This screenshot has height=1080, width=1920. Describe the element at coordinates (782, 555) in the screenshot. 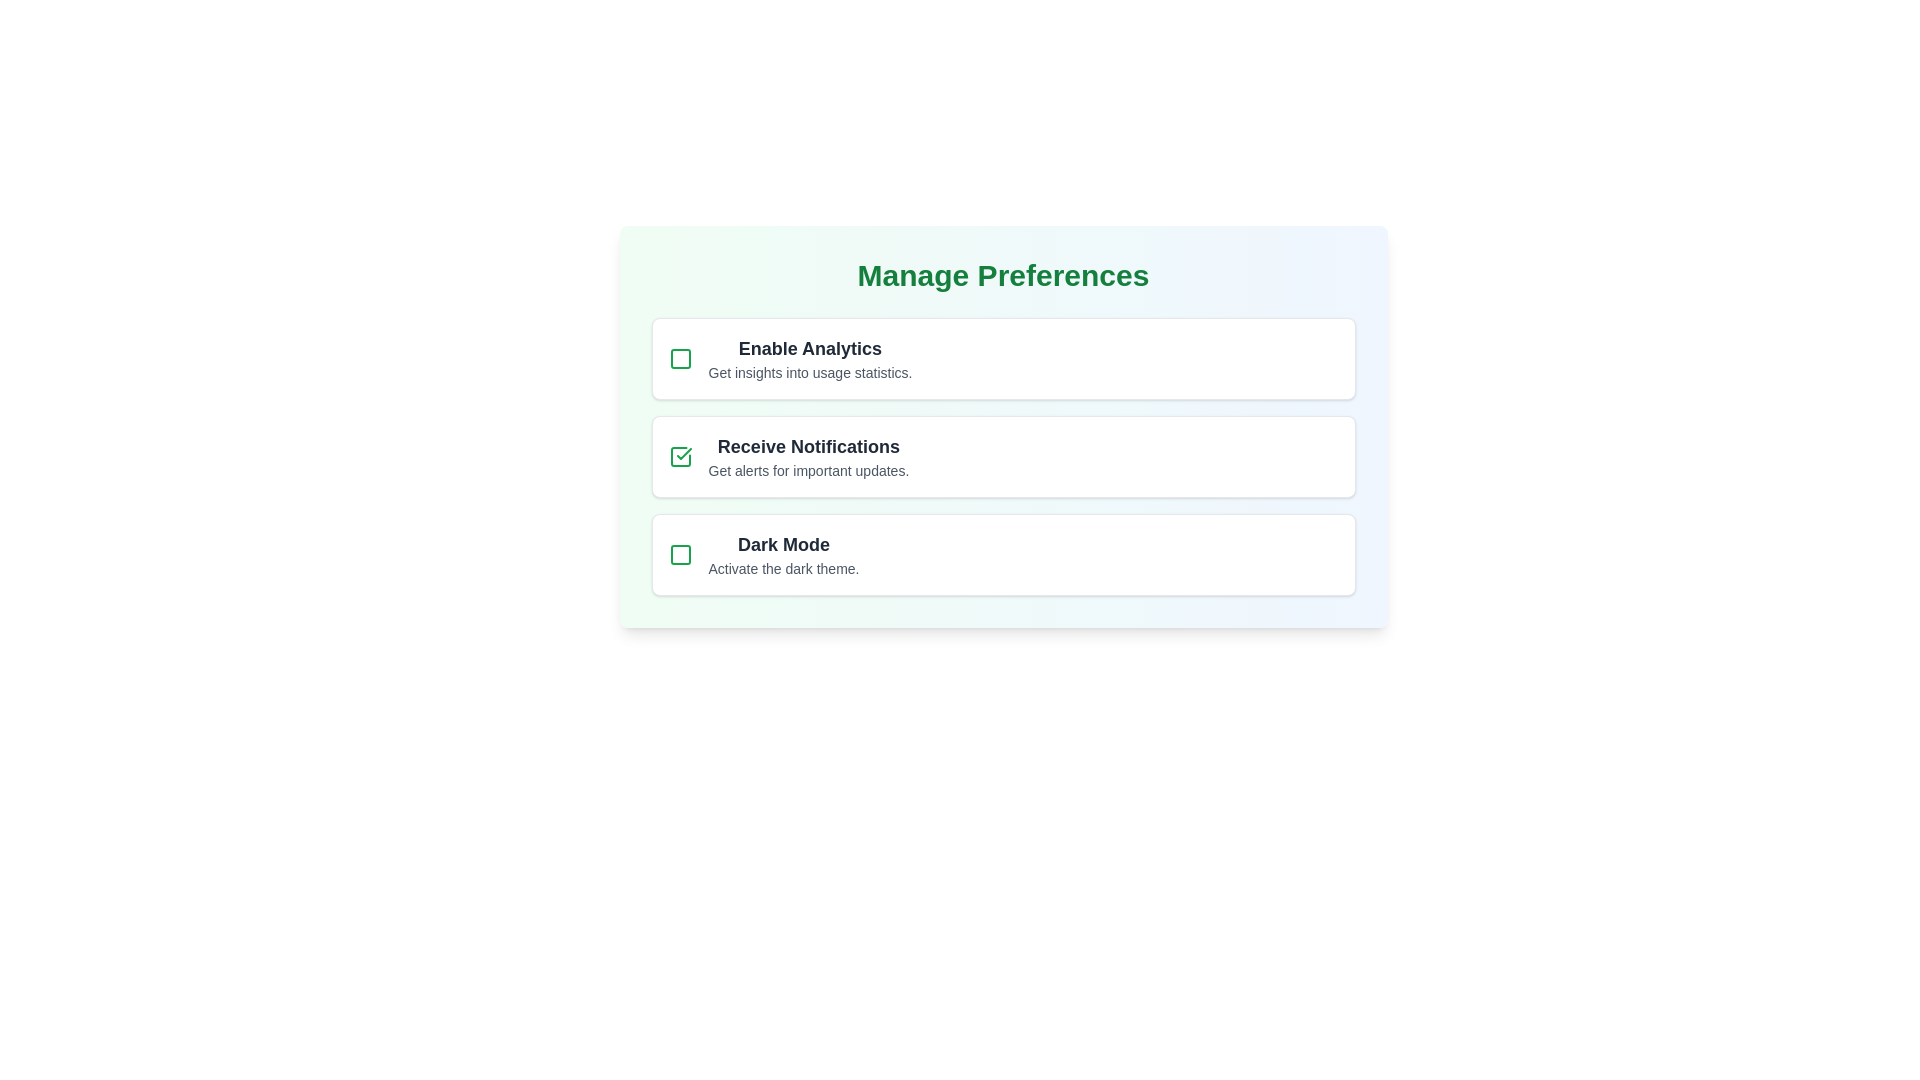

I see `text from the Text Label element stating 'Dark Mode' and 'Activate the dark theme.' which is located above a checkbox in the 'Manage Preferences' section` at that location.